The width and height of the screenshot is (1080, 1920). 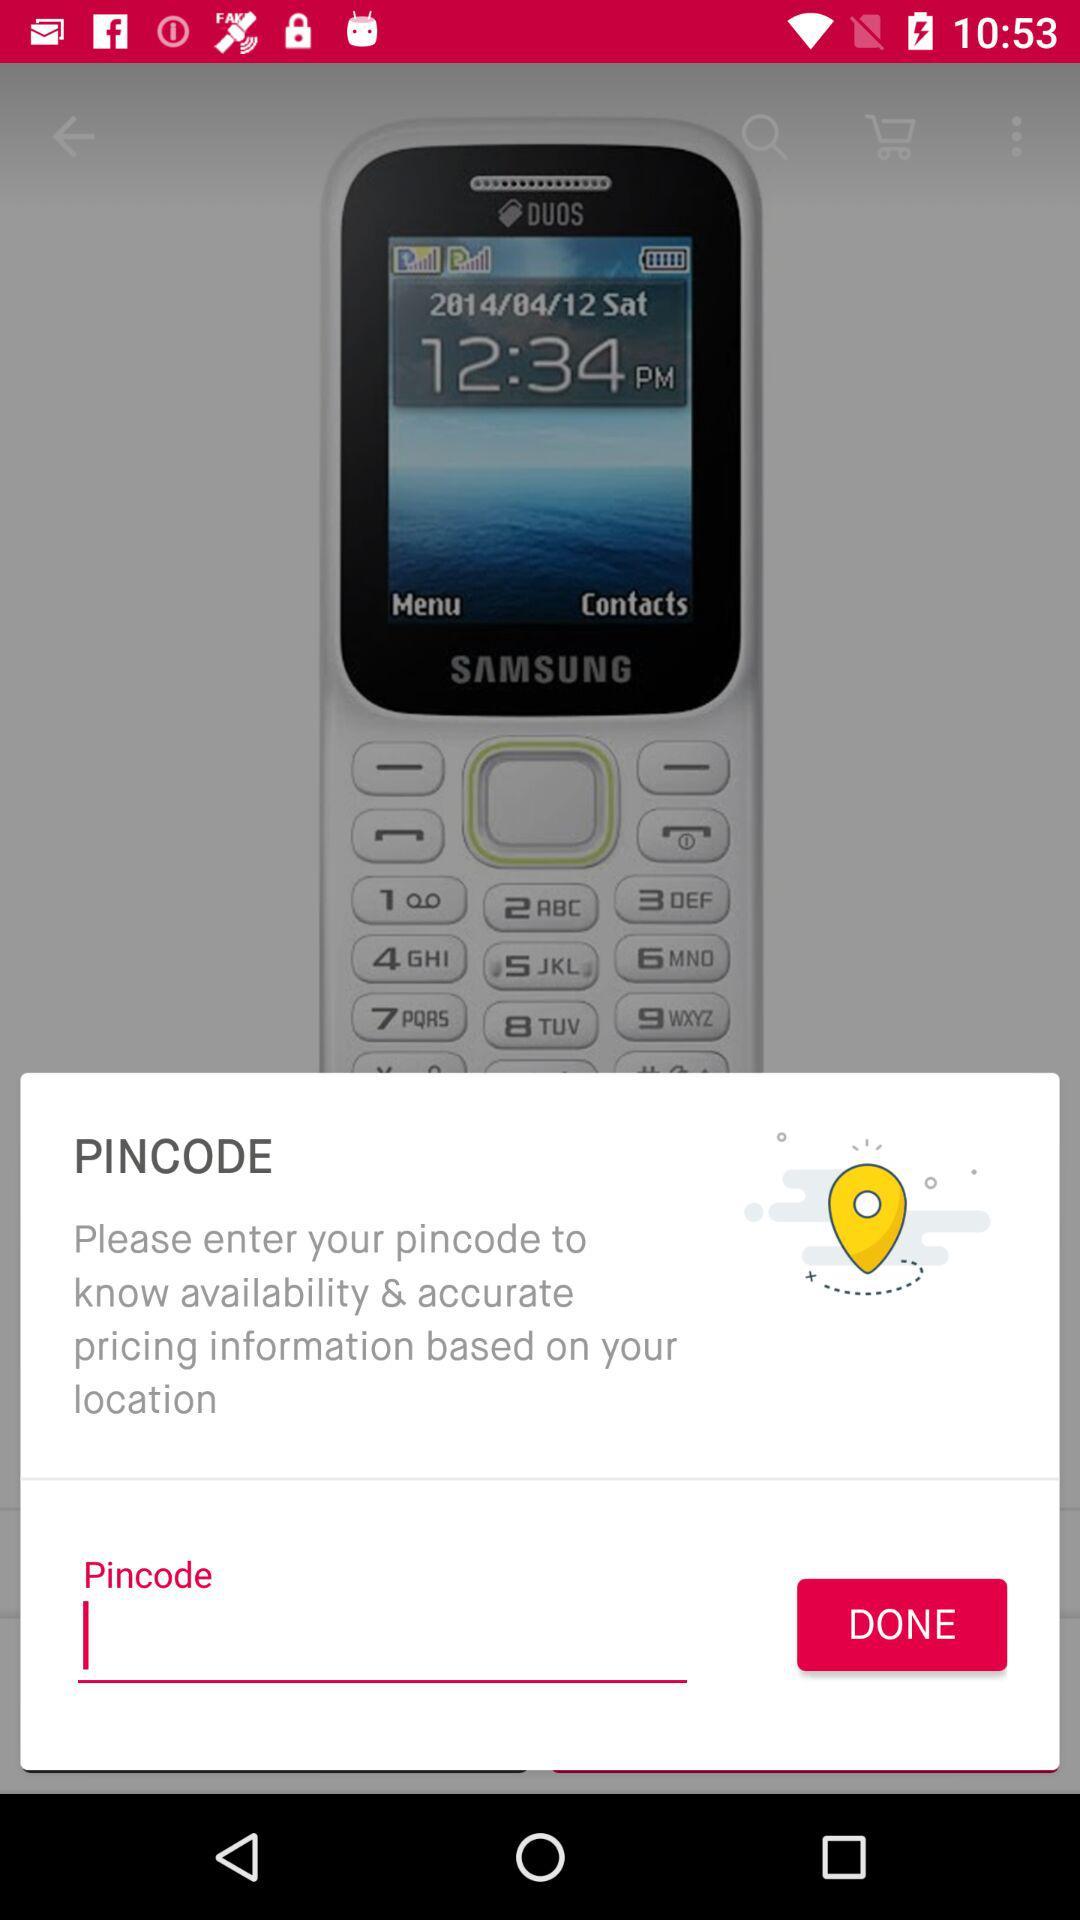 What do you see at coordinates (382, 1642) in the screenshot?
I see `pincode enter` at bounding box center [382, 1642].